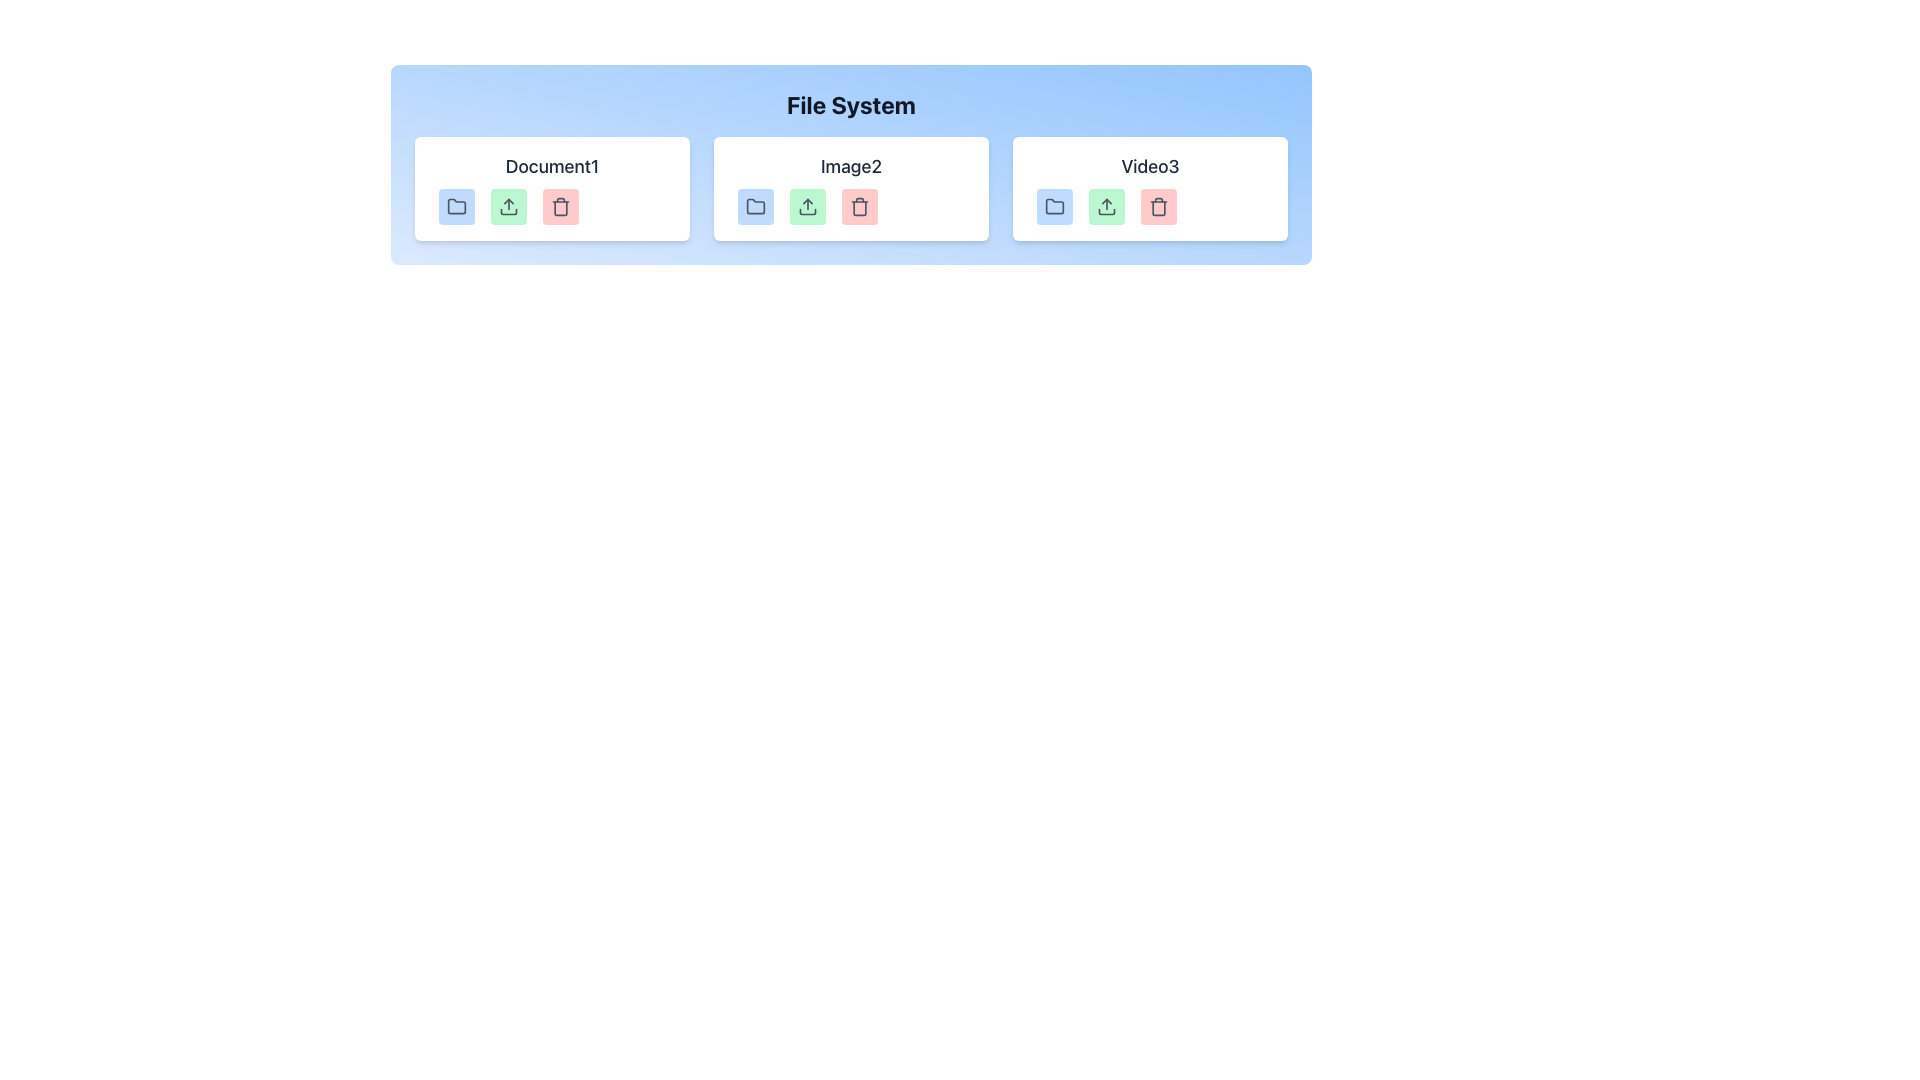 This screenshot has height=1080, width=1920. Describe the element at coordinates (560, 208) in the screenshot. I see `the trash can icon, which is part of the SVG representation used for deleting or removing items, located in the bottom right of the 'Document1' card` at that location.